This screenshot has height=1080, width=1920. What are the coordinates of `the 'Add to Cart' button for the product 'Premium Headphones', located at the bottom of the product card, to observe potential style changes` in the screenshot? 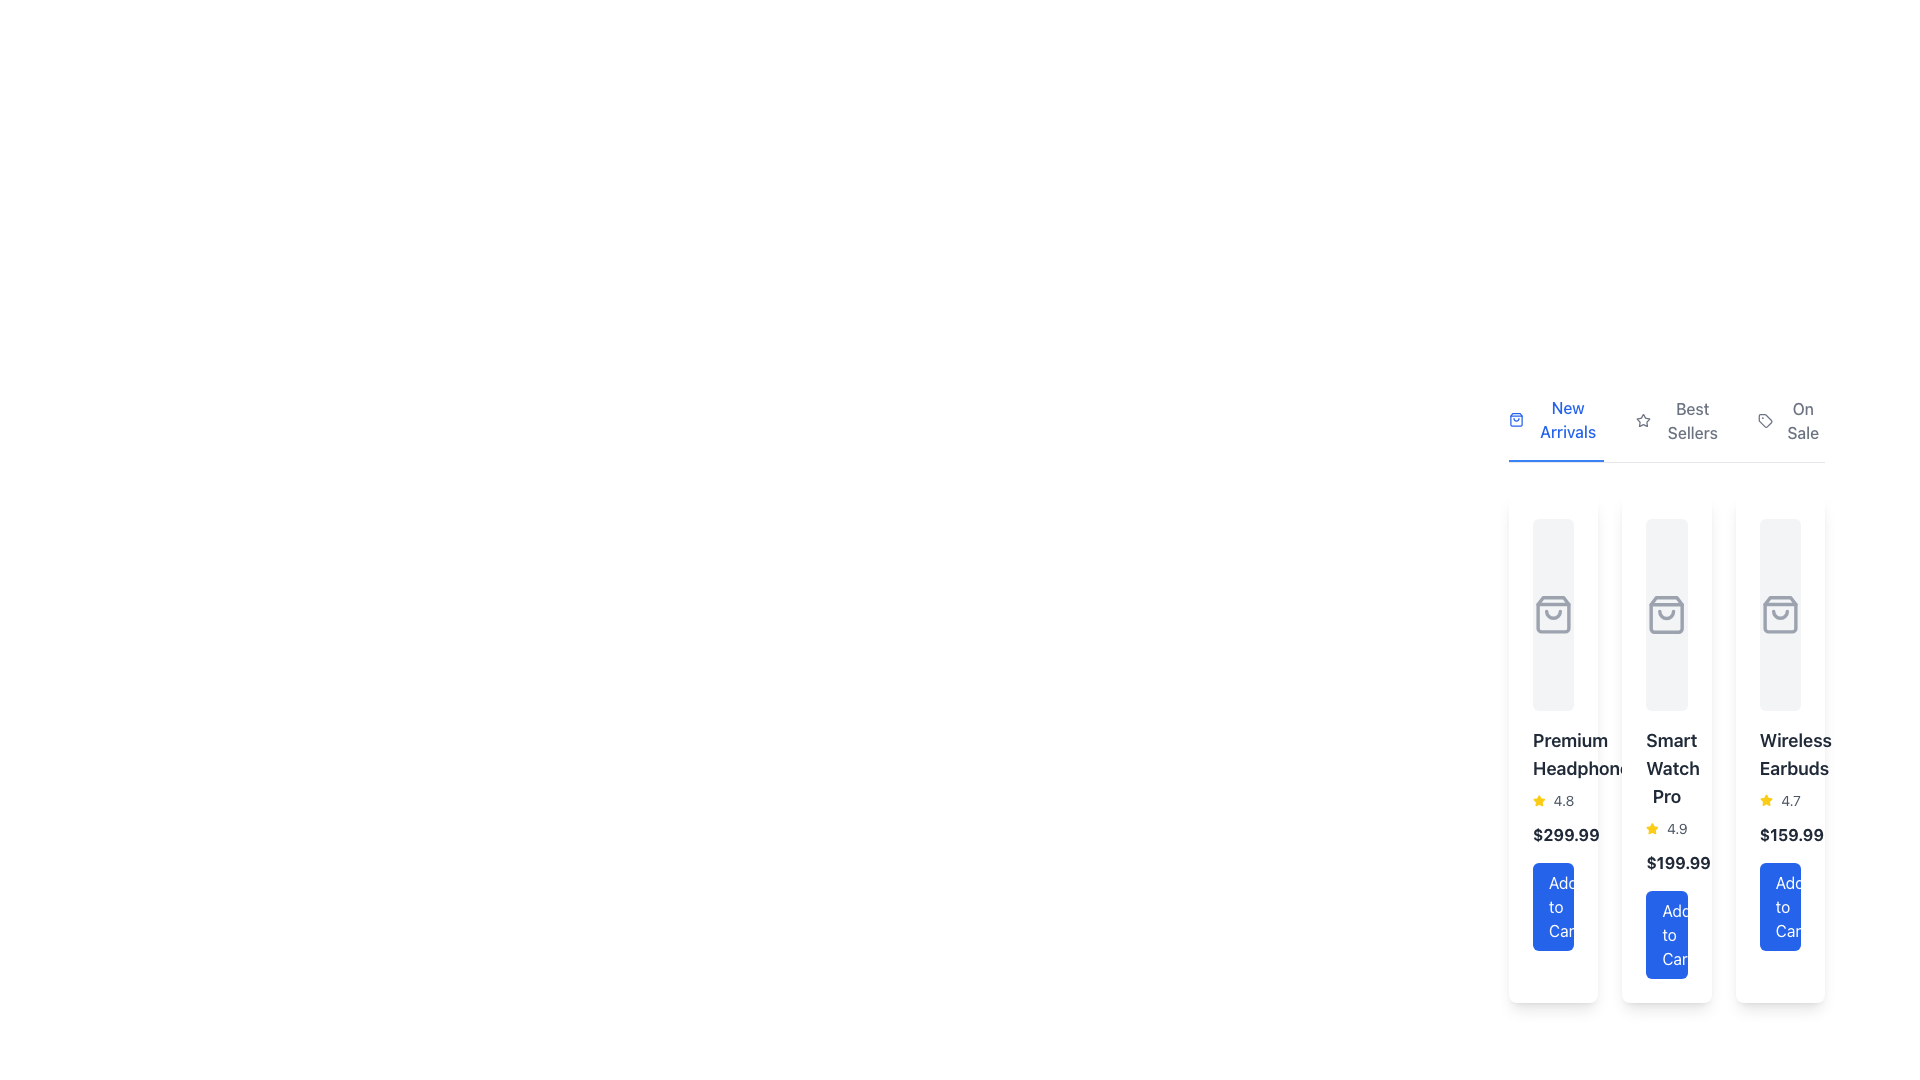 It's located at (1552, 906).